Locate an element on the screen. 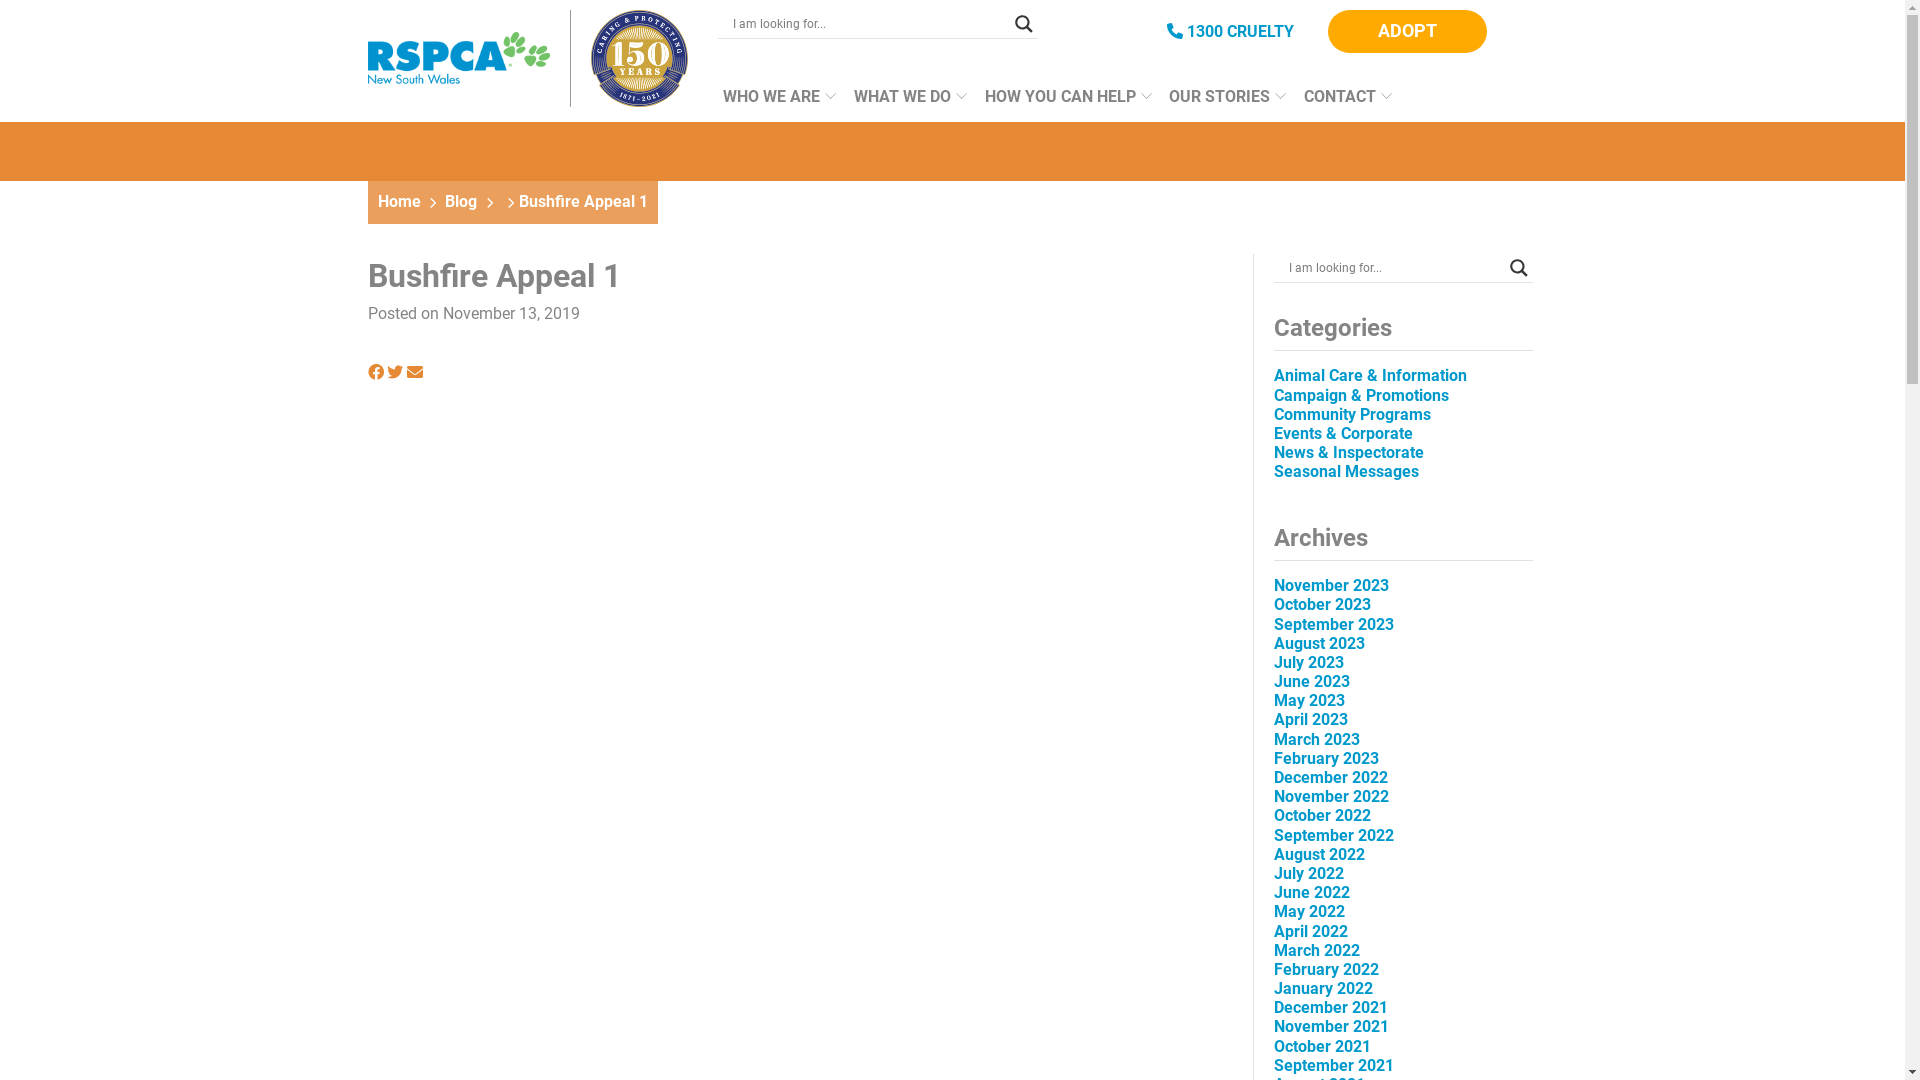  'HOW YOU CAN HELP' is located at coordinates (1061, 104).